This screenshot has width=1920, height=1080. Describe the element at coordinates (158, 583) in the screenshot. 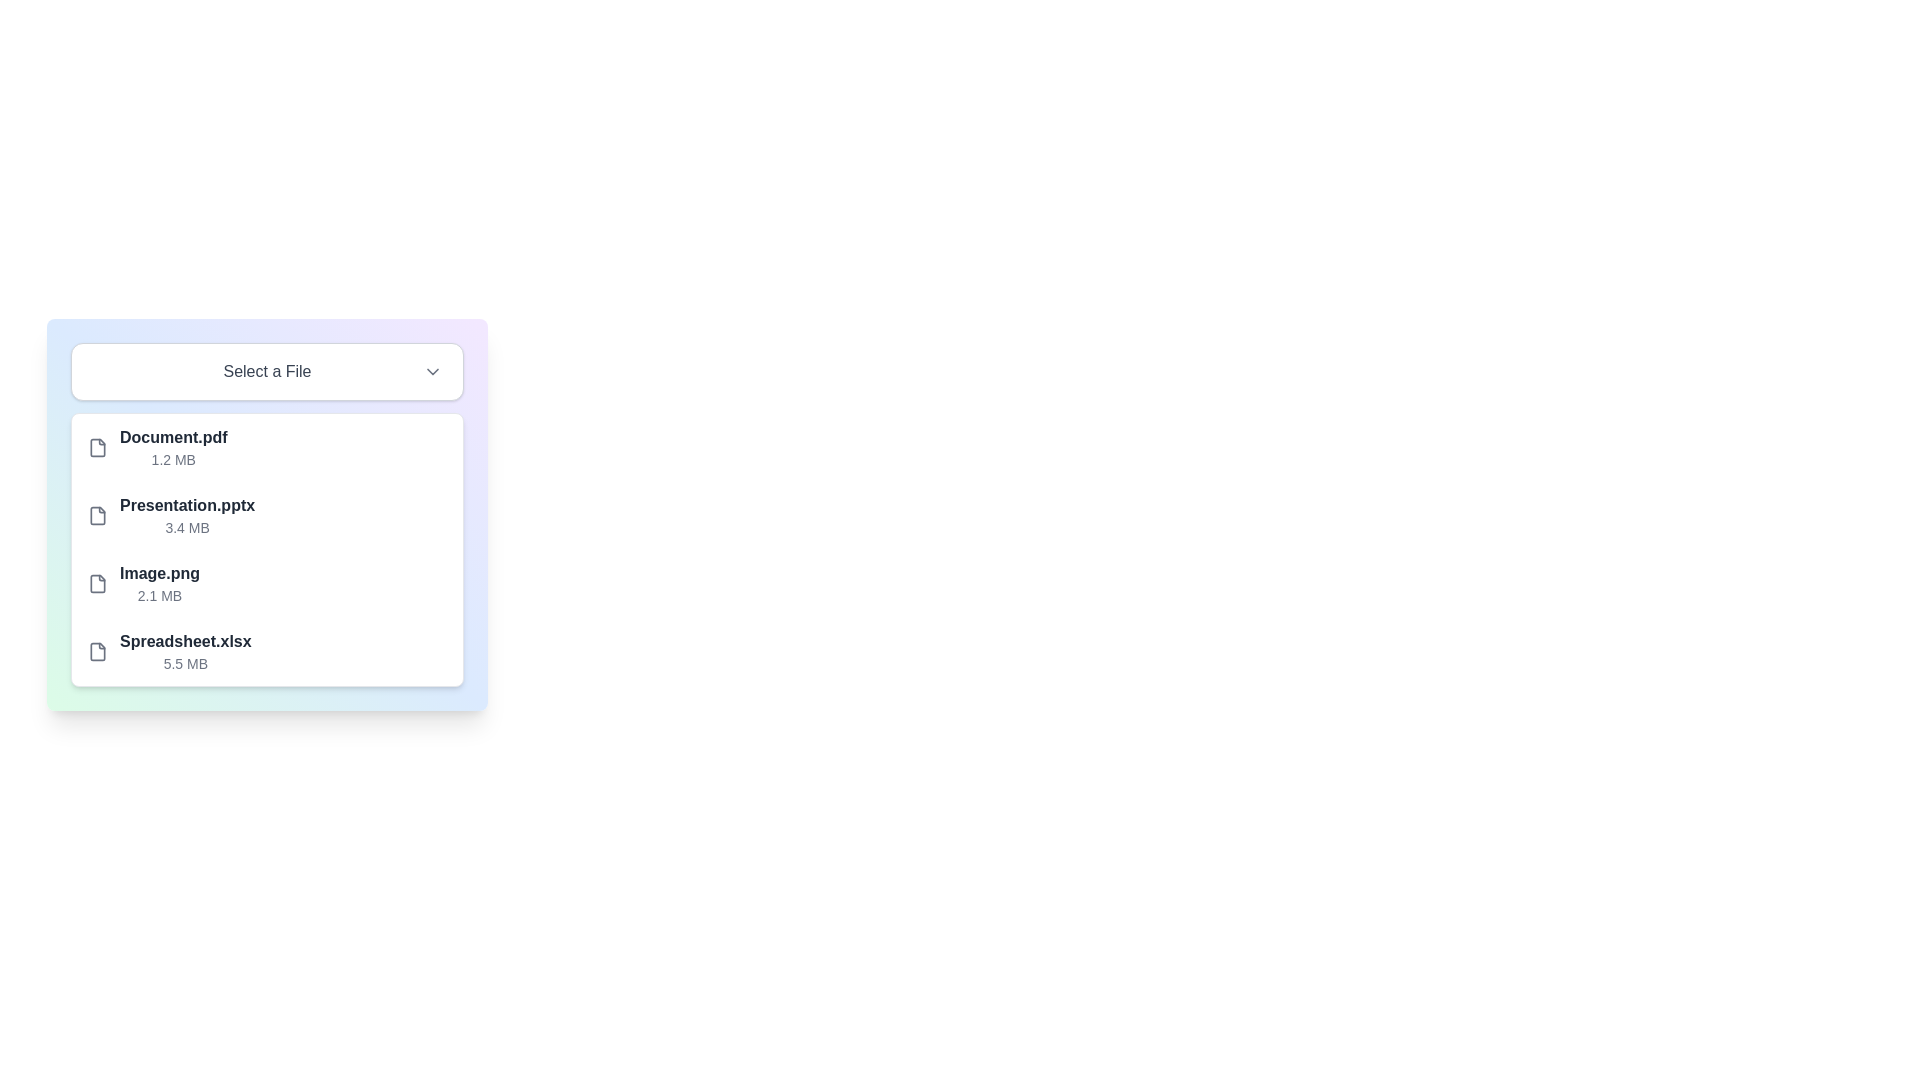

I see `the file listing labeled 'Image.png' located` at that location.